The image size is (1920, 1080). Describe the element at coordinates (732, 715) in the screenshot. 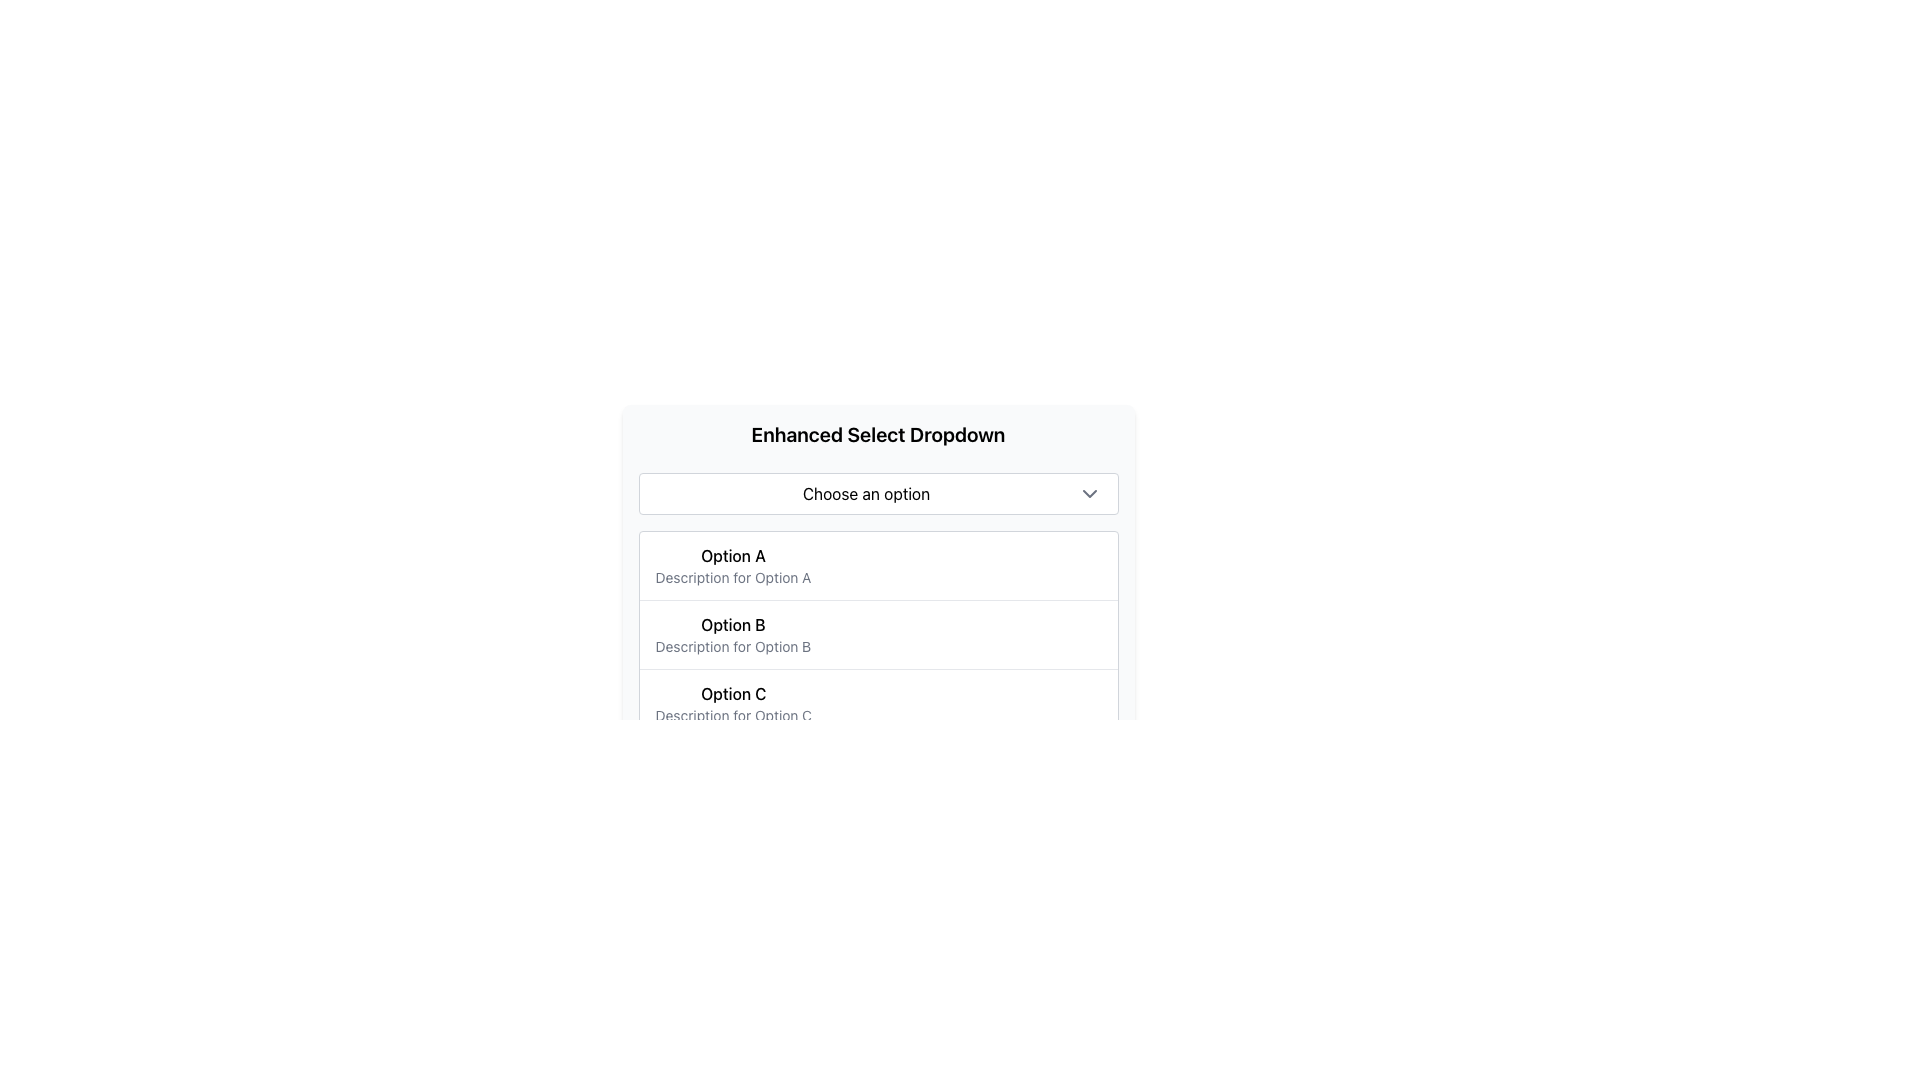

I see `the text label that contains the phrase 'Description for Option C.' positioned below the 'Option C' label in the dropdown menu interface` at that location.